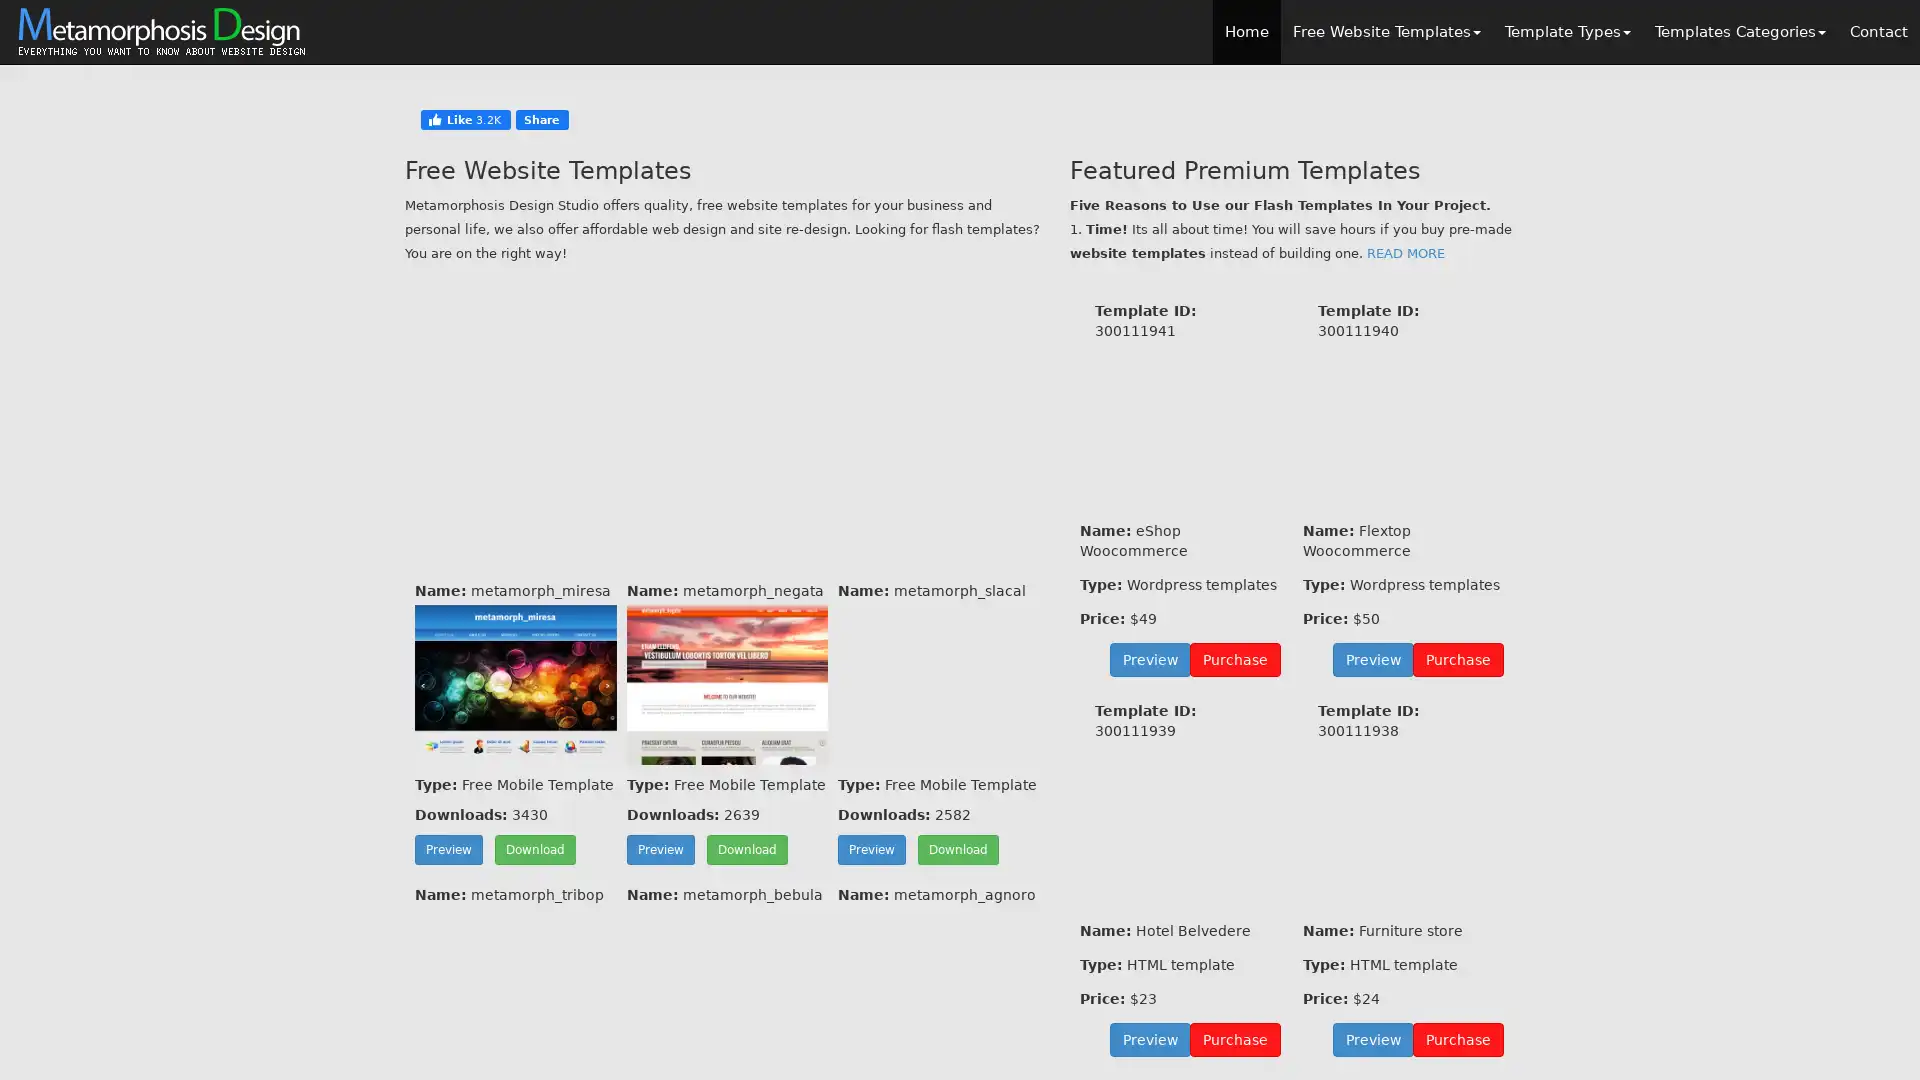 This screenshot has height=1080, width=1920. Describe the element at coordinates (1371, 1039) in the screenshot. I see `Preview` at that location.